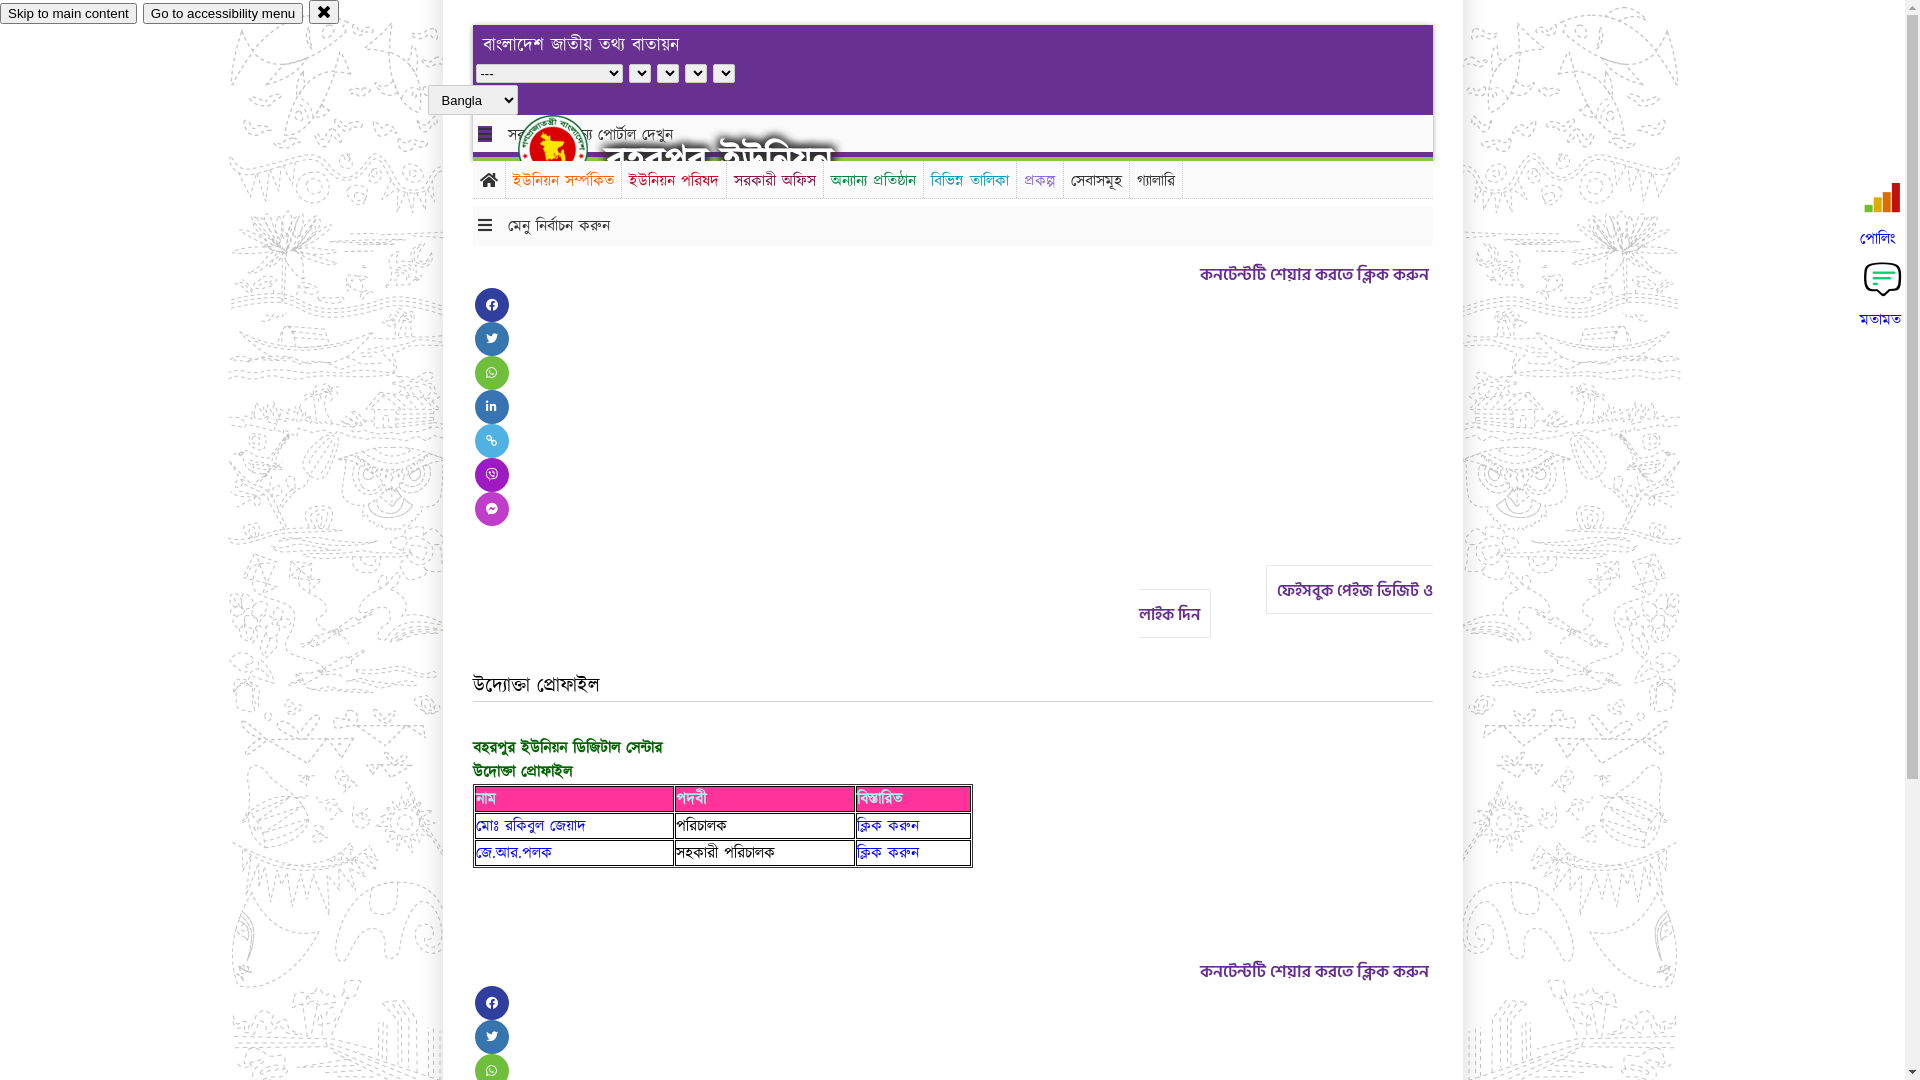 The width and height of the screenshot is (1920, 1080). I want to click on ', so click(518, 148).